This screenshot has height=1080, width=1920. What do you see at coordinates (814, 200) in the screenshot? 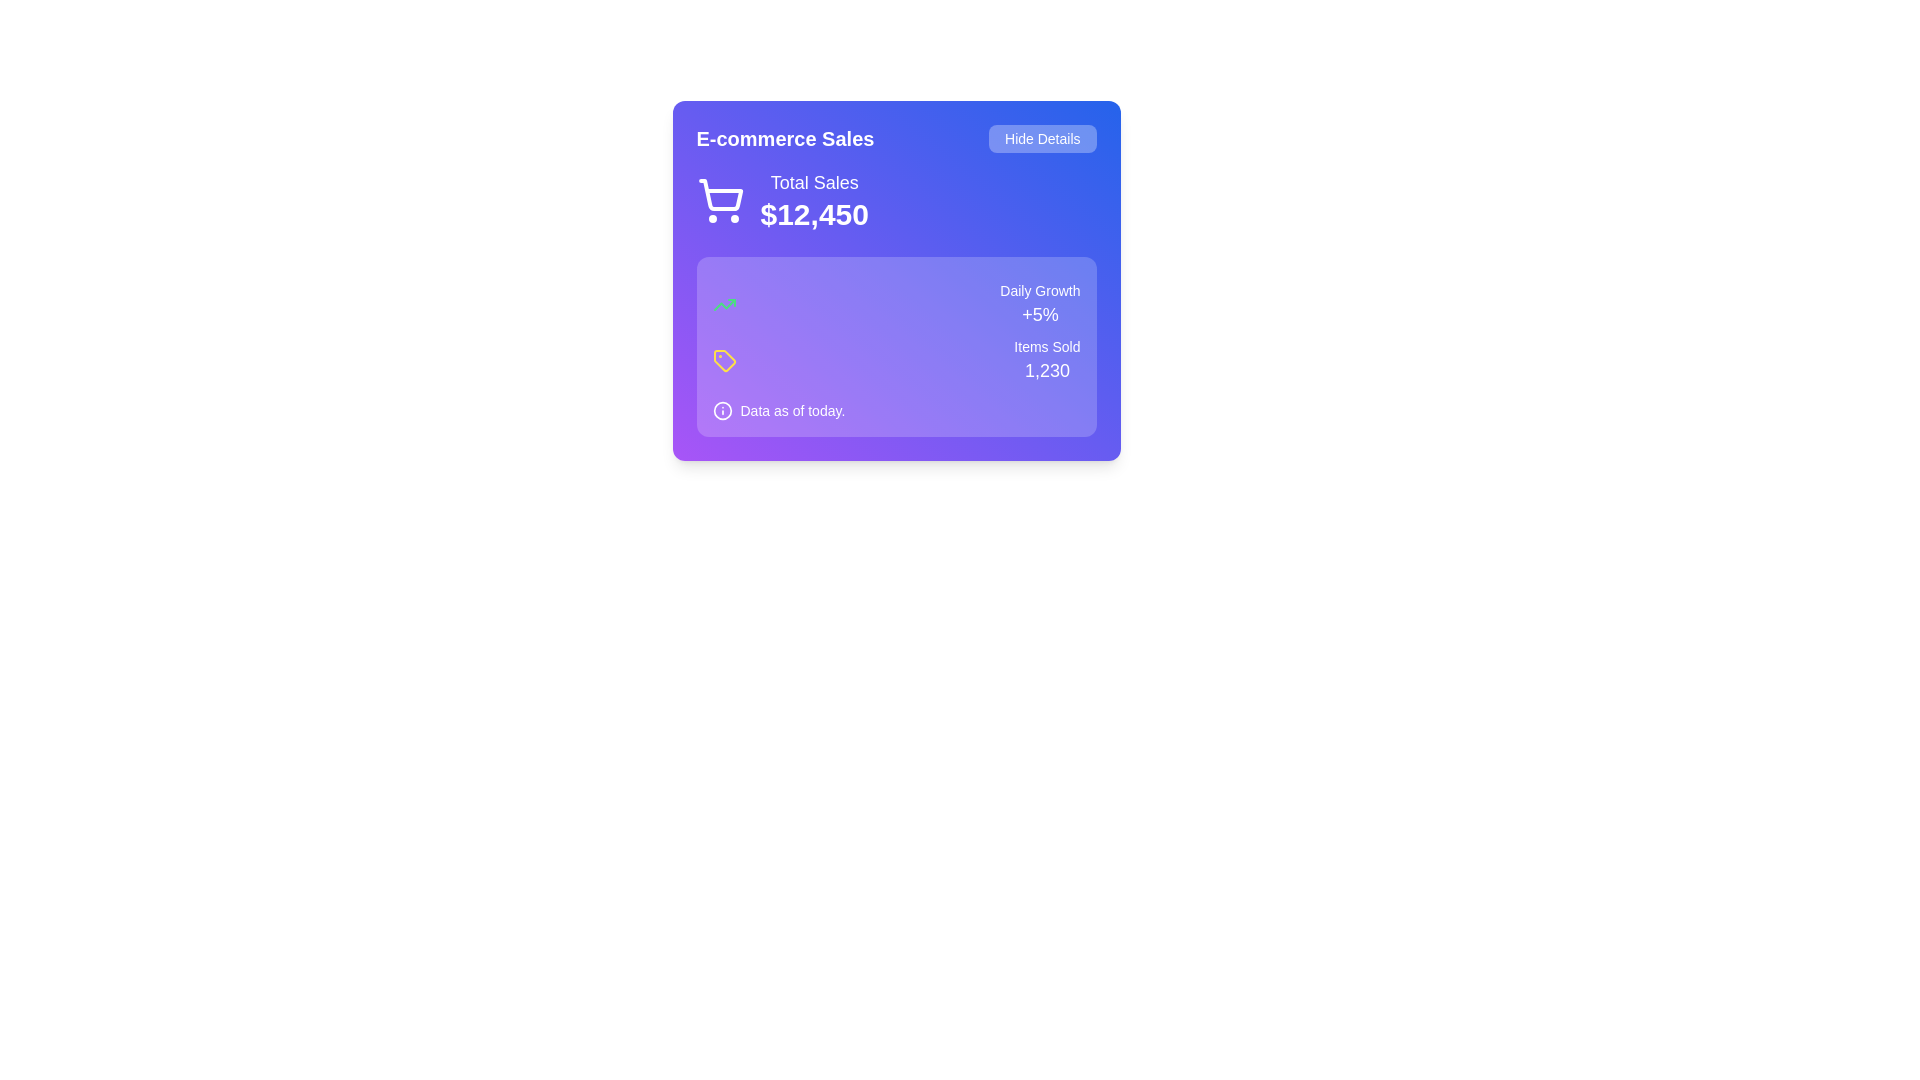
I see `the Text Display that shows the total sales amount, located below the shopping cart icon and above 'Daily Growth' and 'Items Sold'` at bounding box center [814, 200].